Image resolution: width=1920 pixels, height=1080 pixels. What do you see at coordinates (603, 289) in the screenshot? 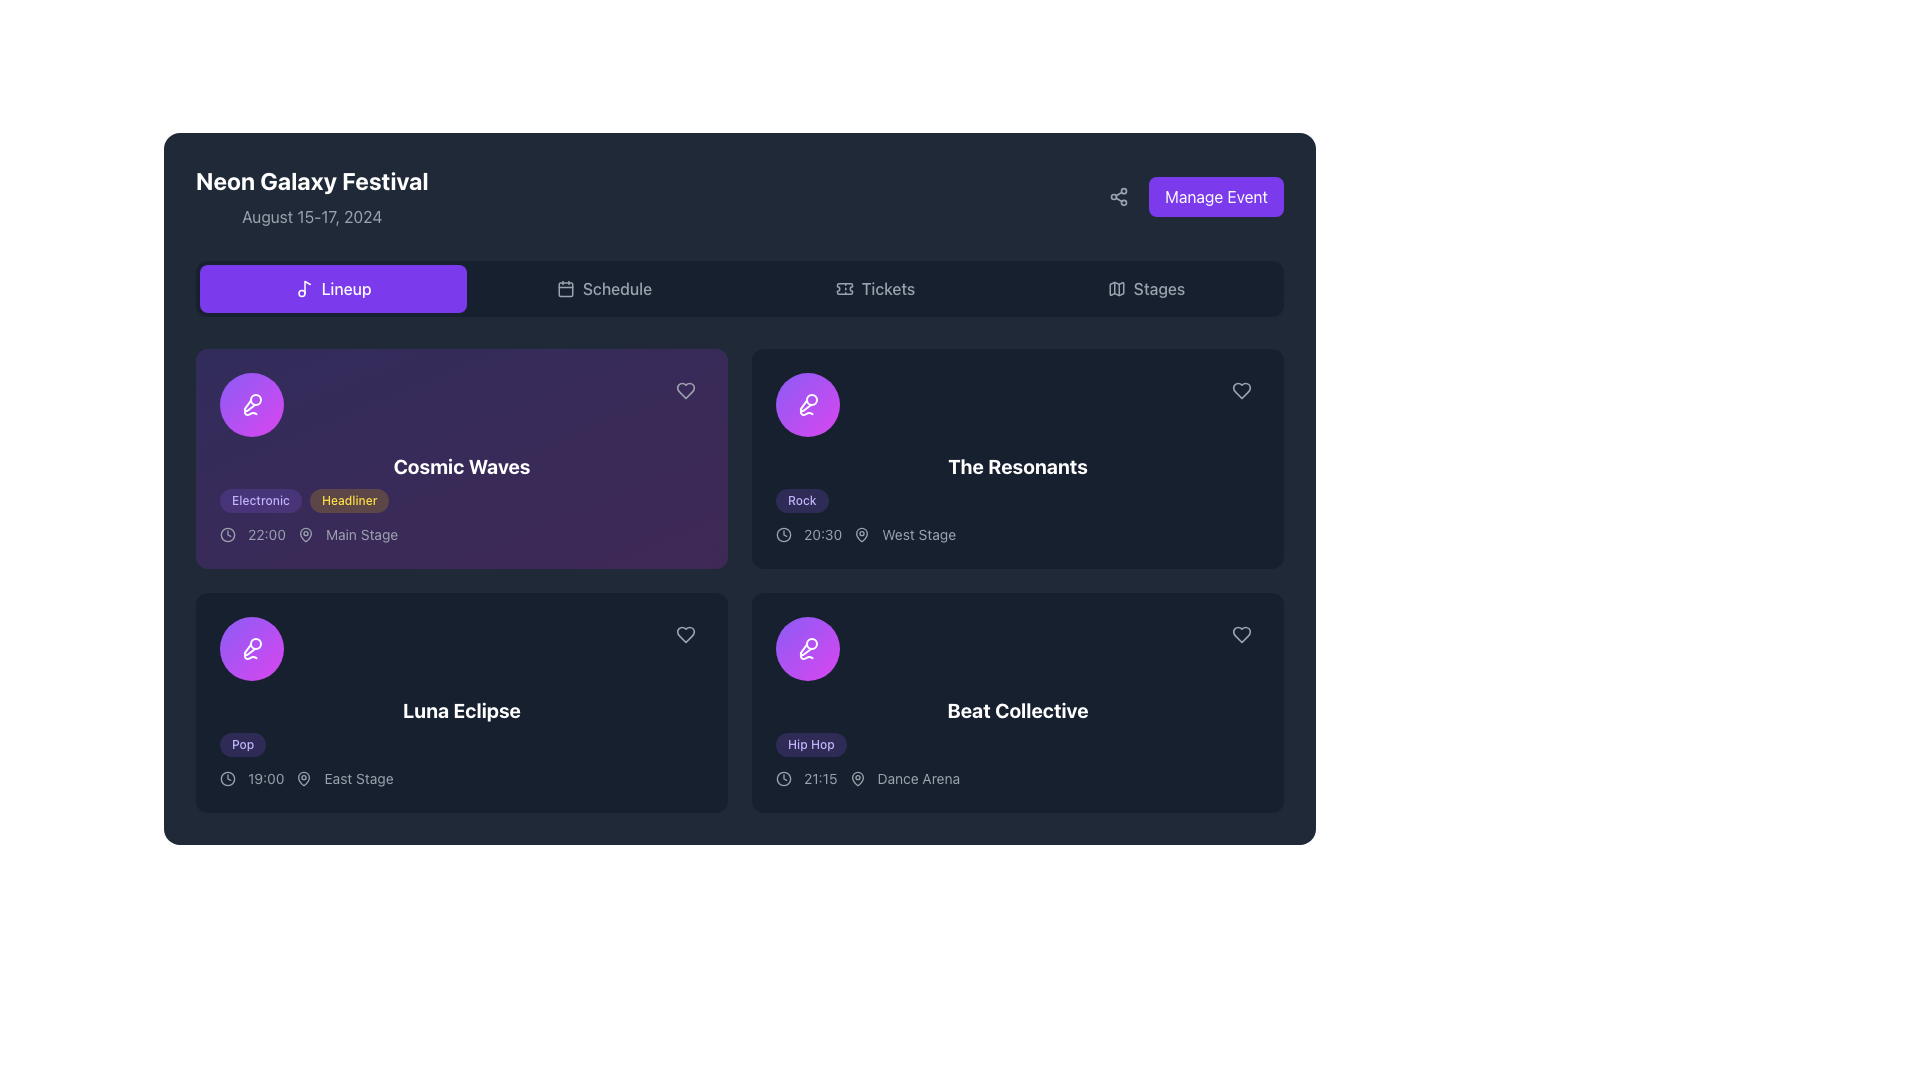
I see `the navigational button` at bounding box center [603, 289].